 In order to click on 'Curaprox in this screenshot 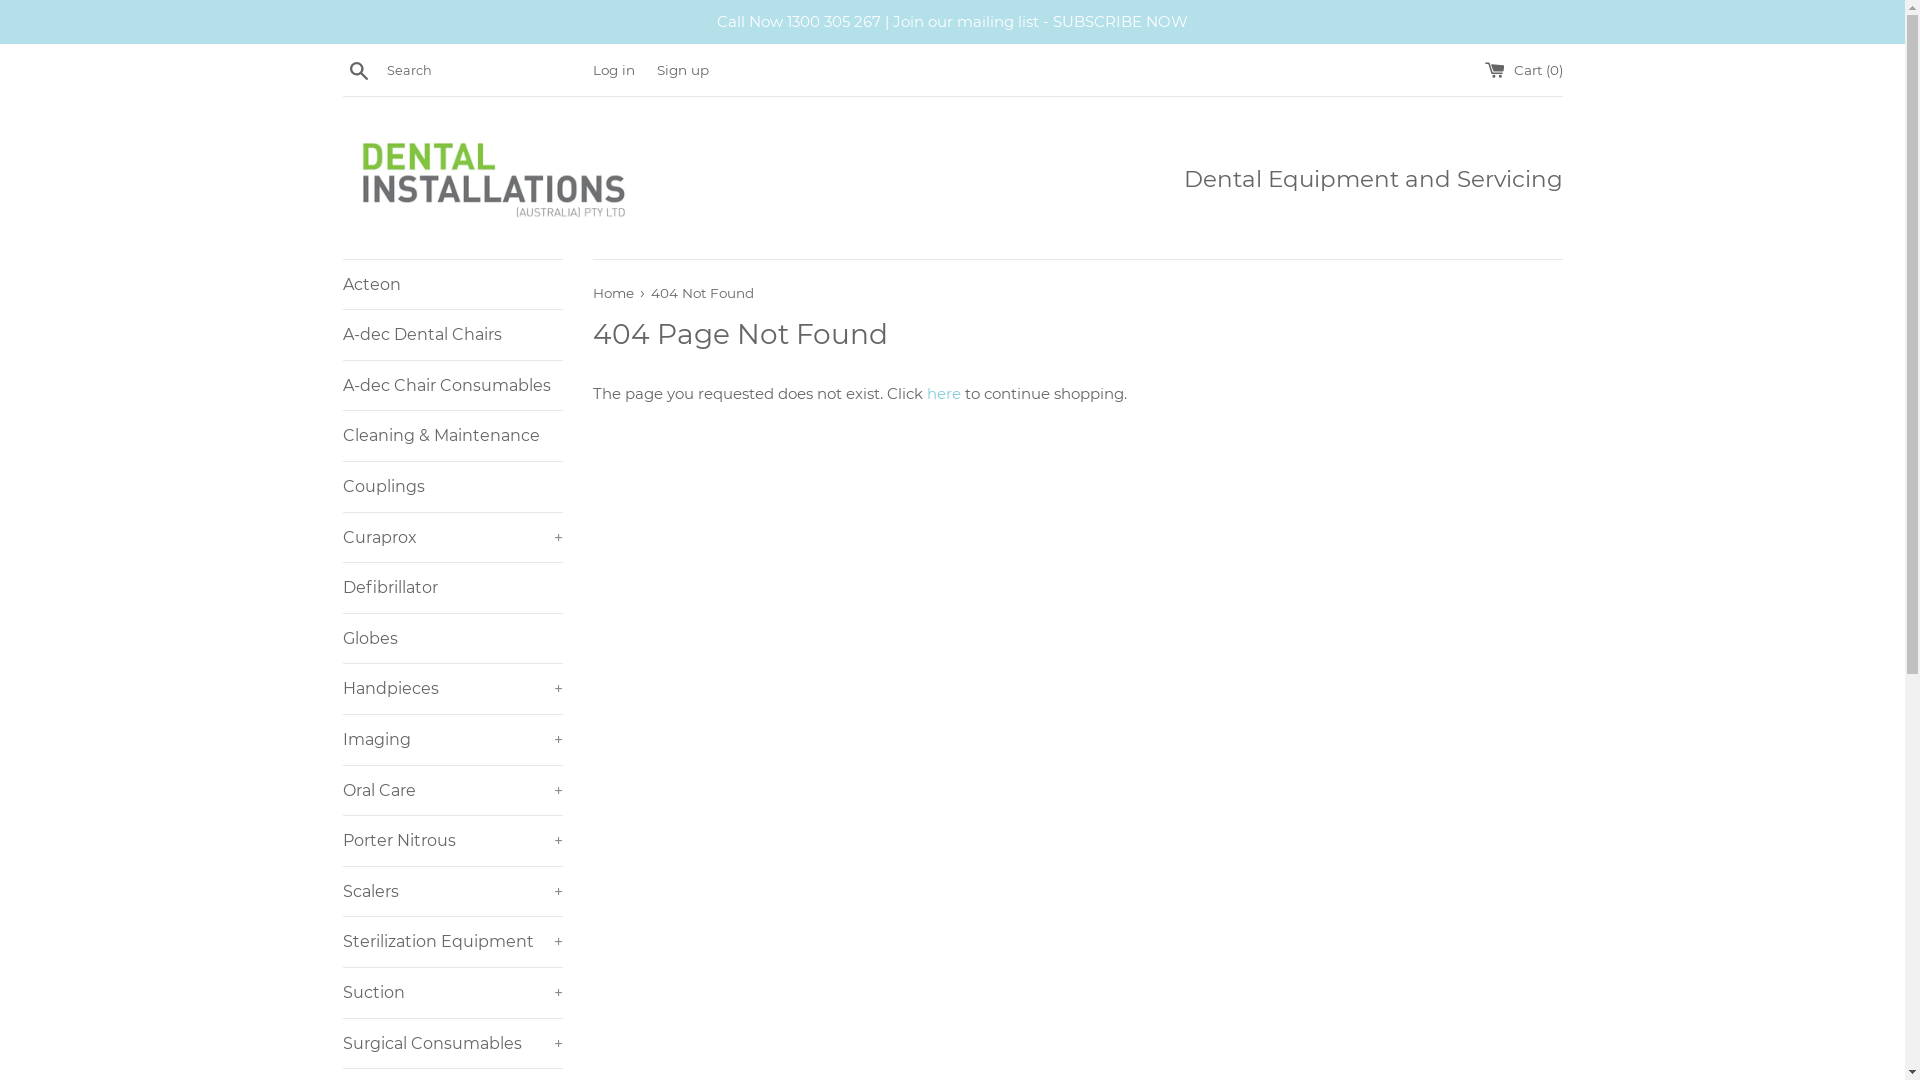, I will do `click(450, 536)`.